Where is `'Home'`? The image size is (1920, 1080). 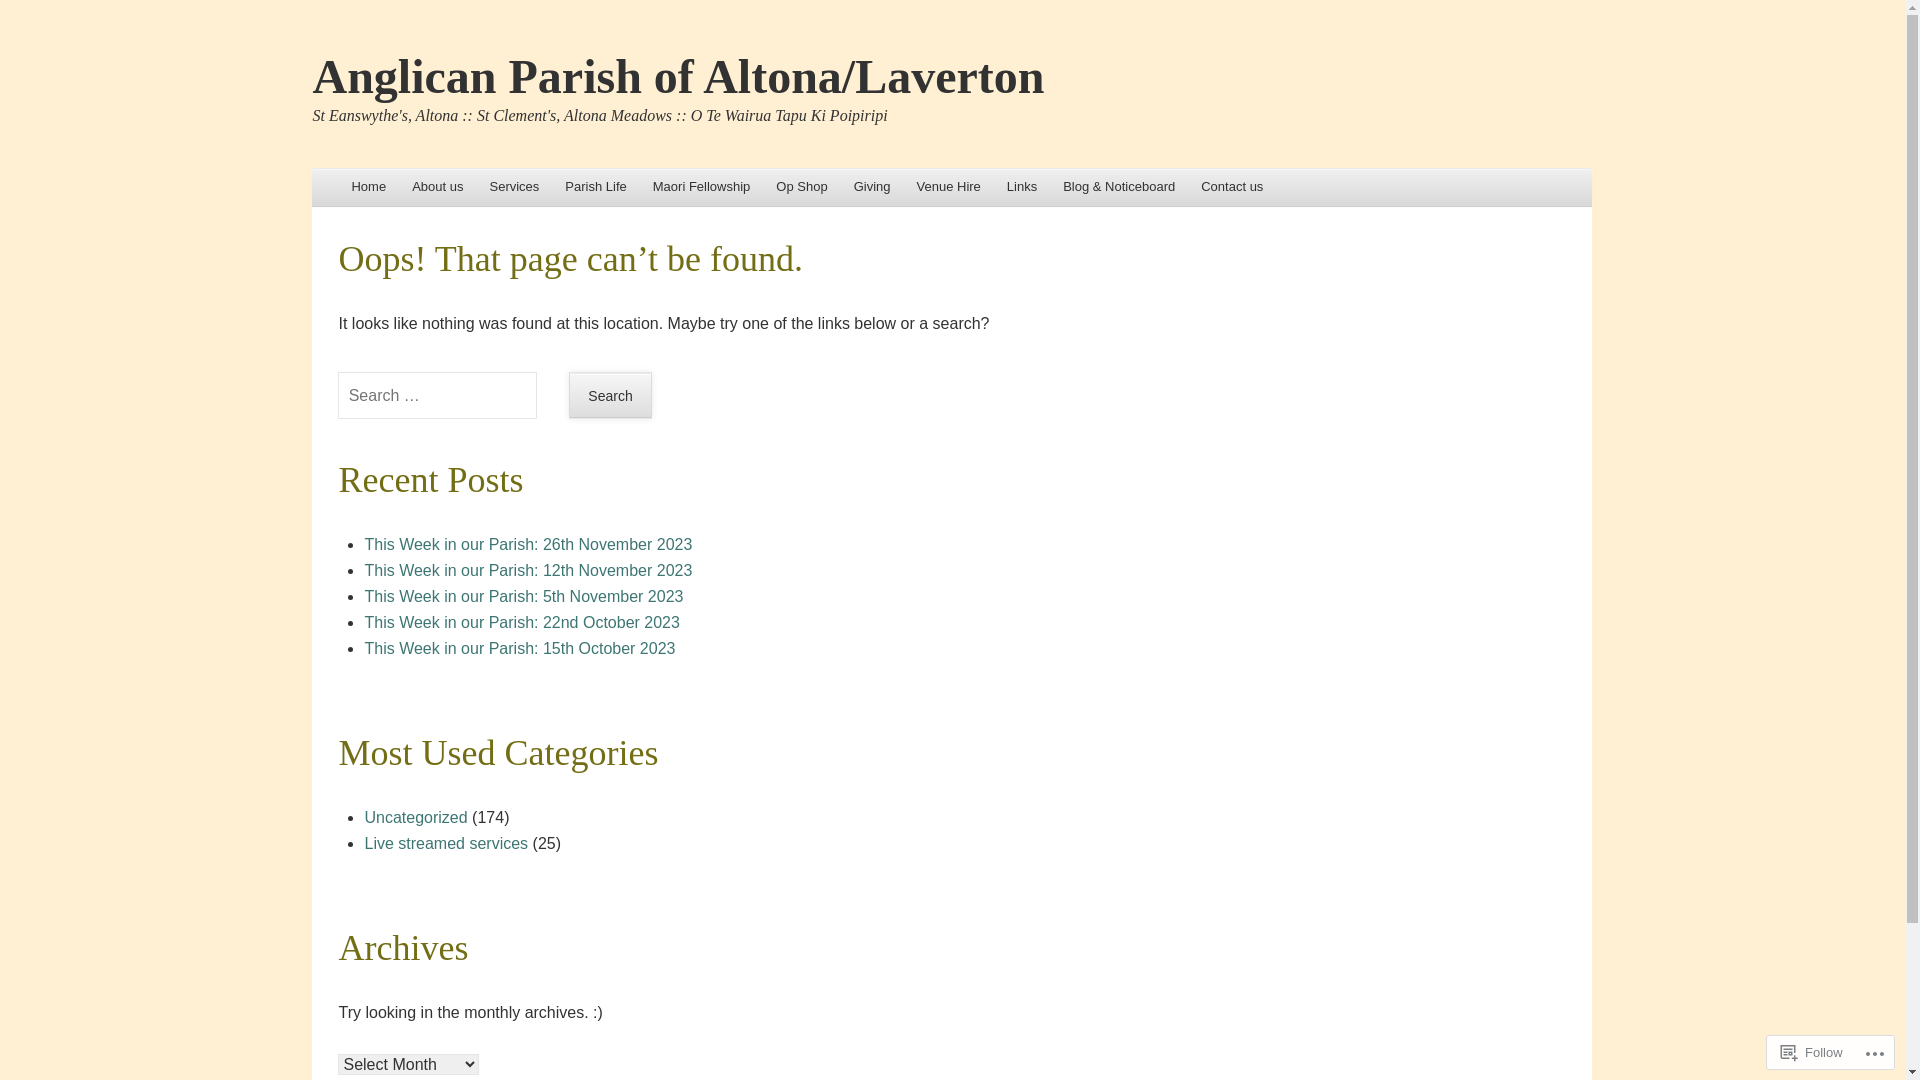
'Home' is located at coordinates (337, 187).